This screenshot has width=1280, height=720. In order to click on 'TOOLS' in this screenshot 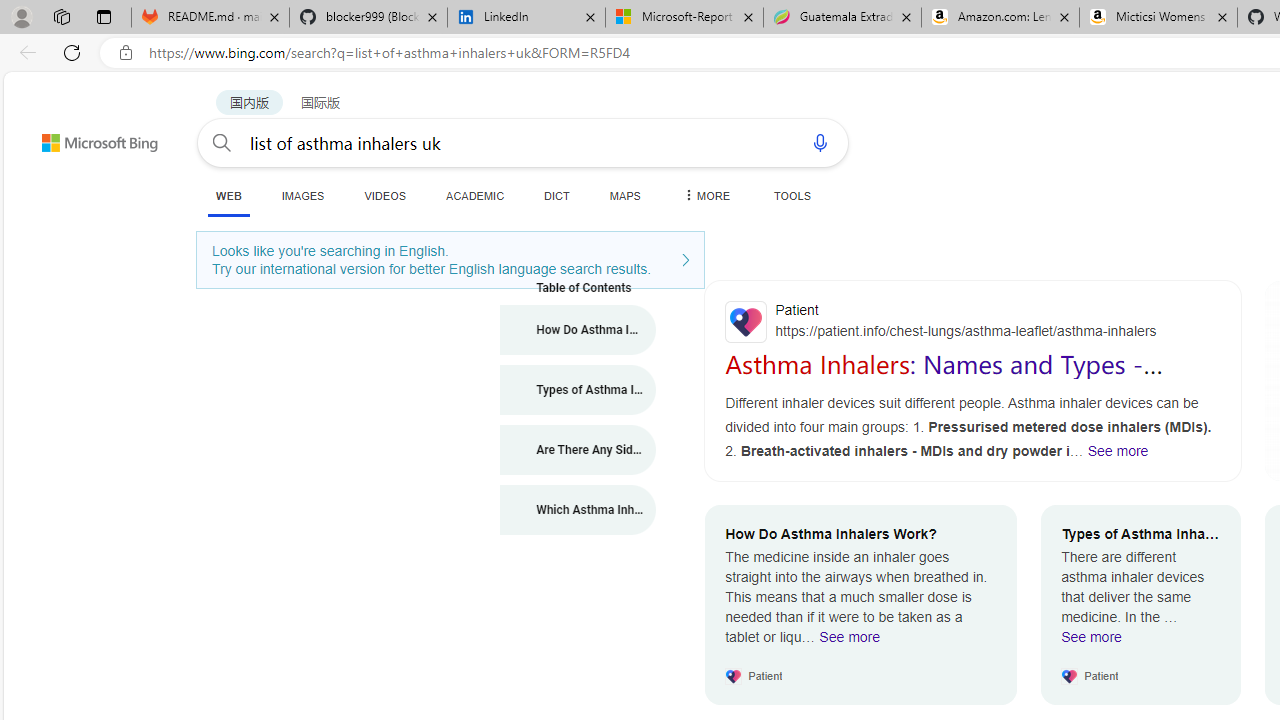, I will do `click(791, 195)`.